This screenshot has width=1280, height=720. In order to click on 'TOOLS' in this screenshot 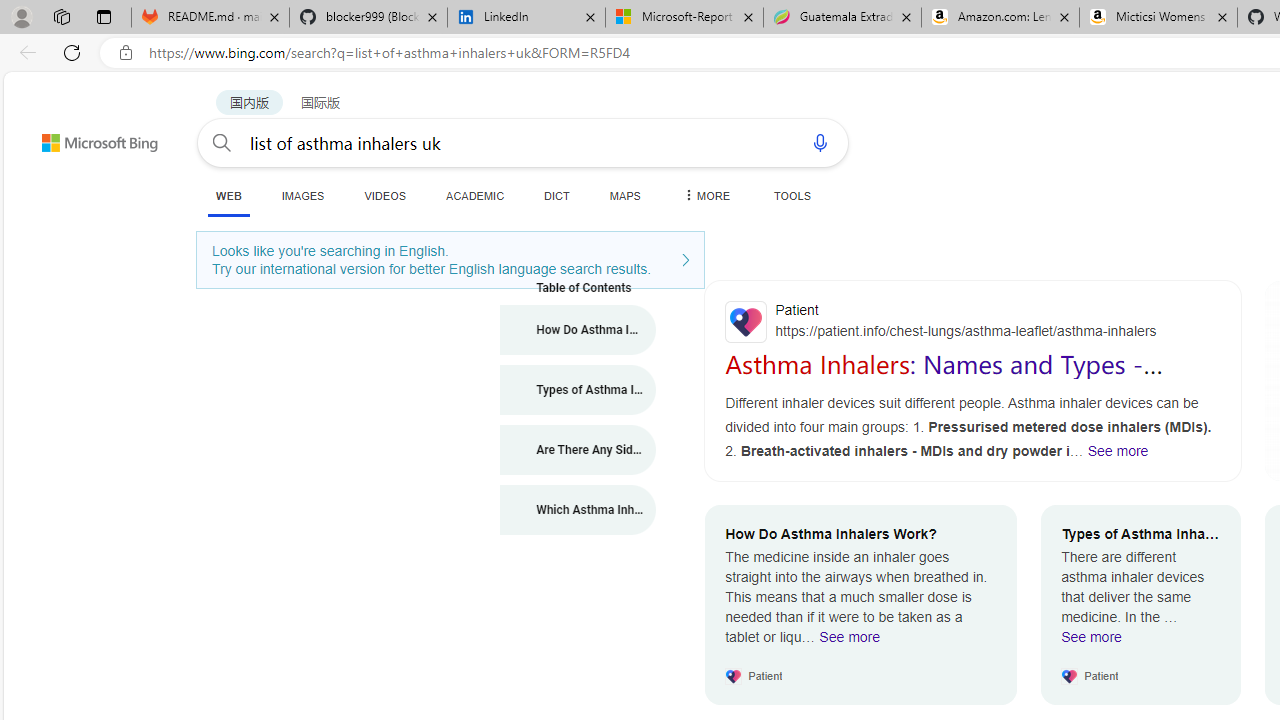, I will do `click(791, 195)`.